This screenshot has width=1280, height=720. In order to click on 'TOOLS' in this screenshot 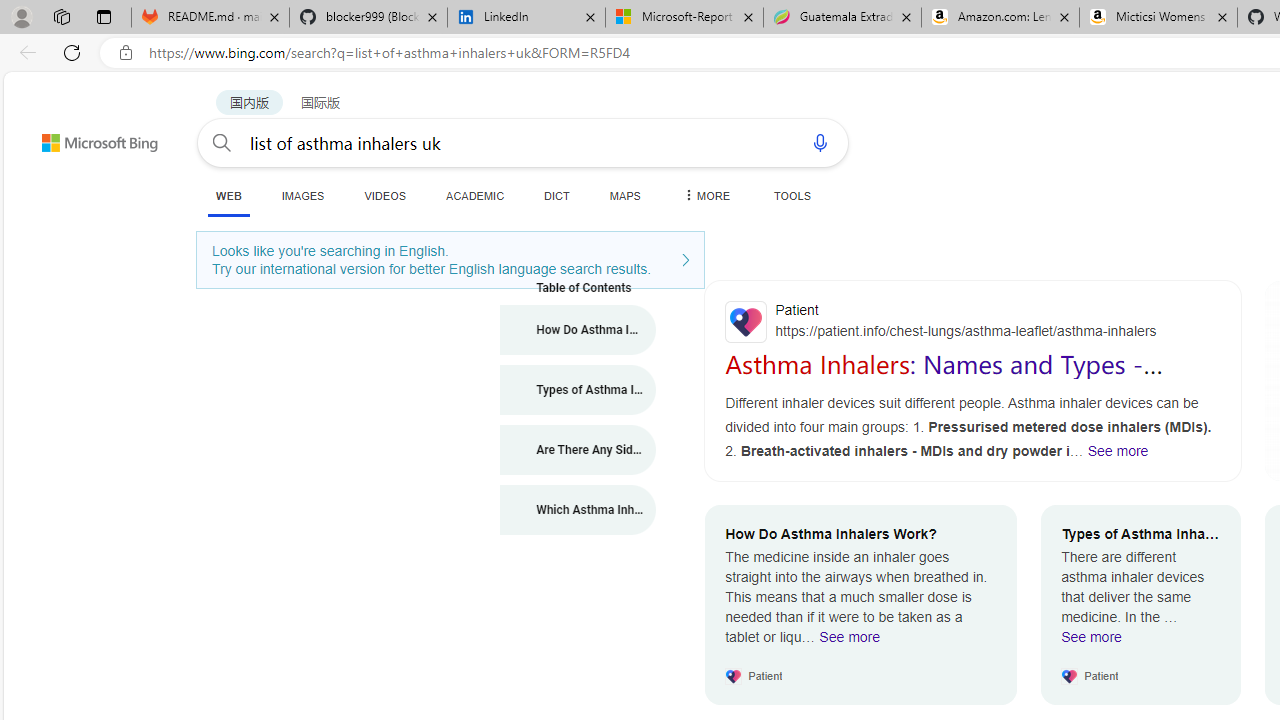, I will do `click(791, 195)`.